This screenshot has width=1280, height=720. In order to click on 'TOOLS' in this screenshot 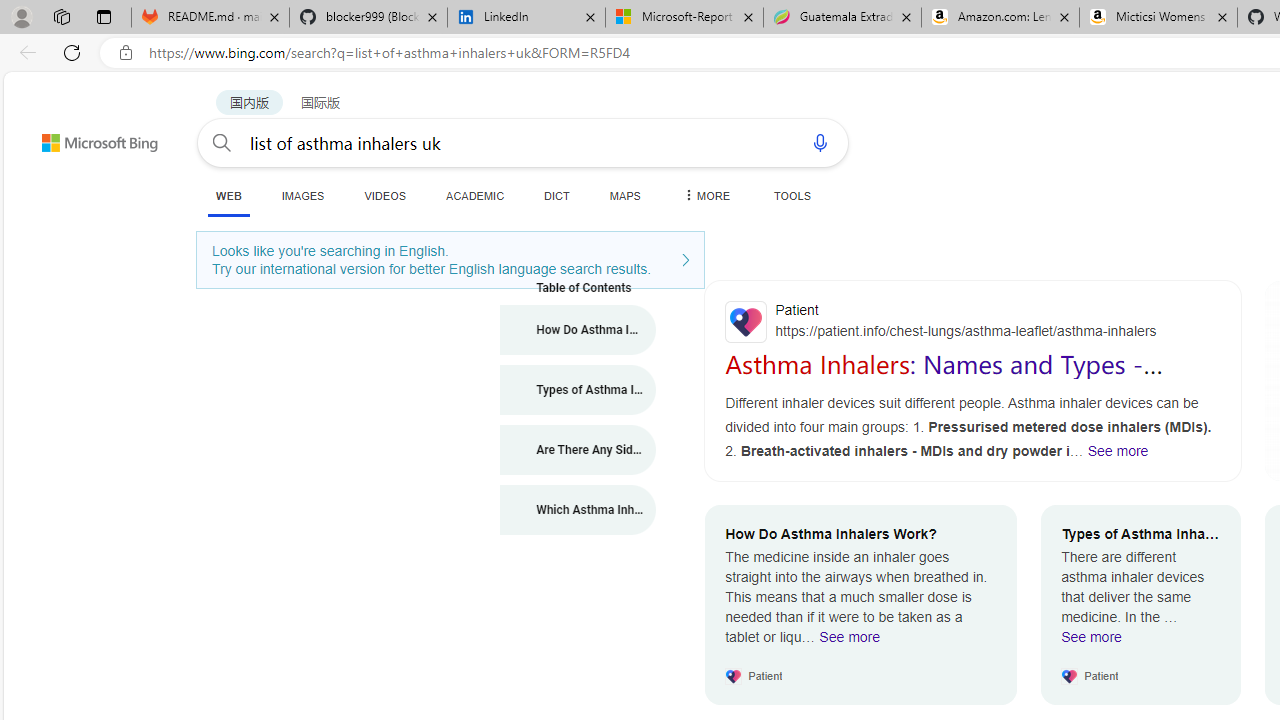, I will do `click(791, 195)`.